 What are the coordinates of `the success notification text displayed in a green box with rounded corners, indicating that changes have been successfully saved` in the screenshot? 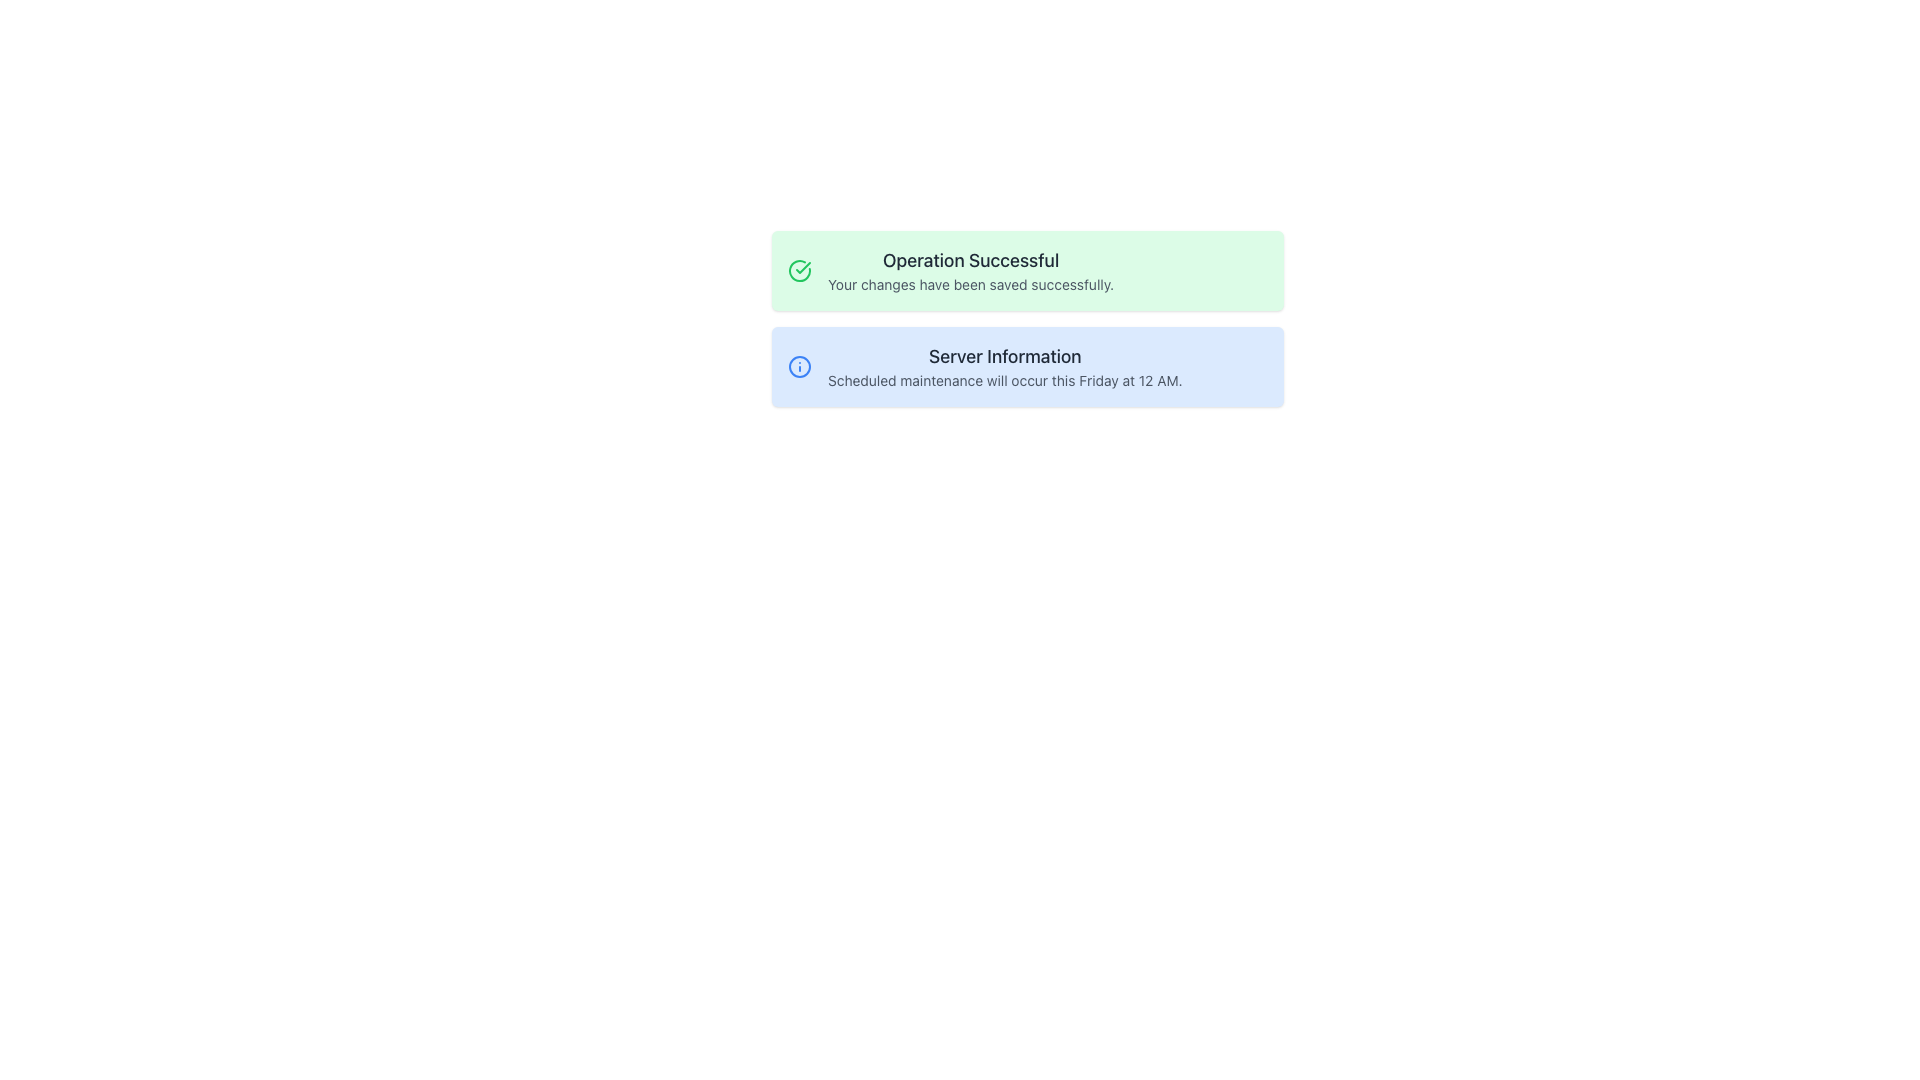 It's located at (971, 270).